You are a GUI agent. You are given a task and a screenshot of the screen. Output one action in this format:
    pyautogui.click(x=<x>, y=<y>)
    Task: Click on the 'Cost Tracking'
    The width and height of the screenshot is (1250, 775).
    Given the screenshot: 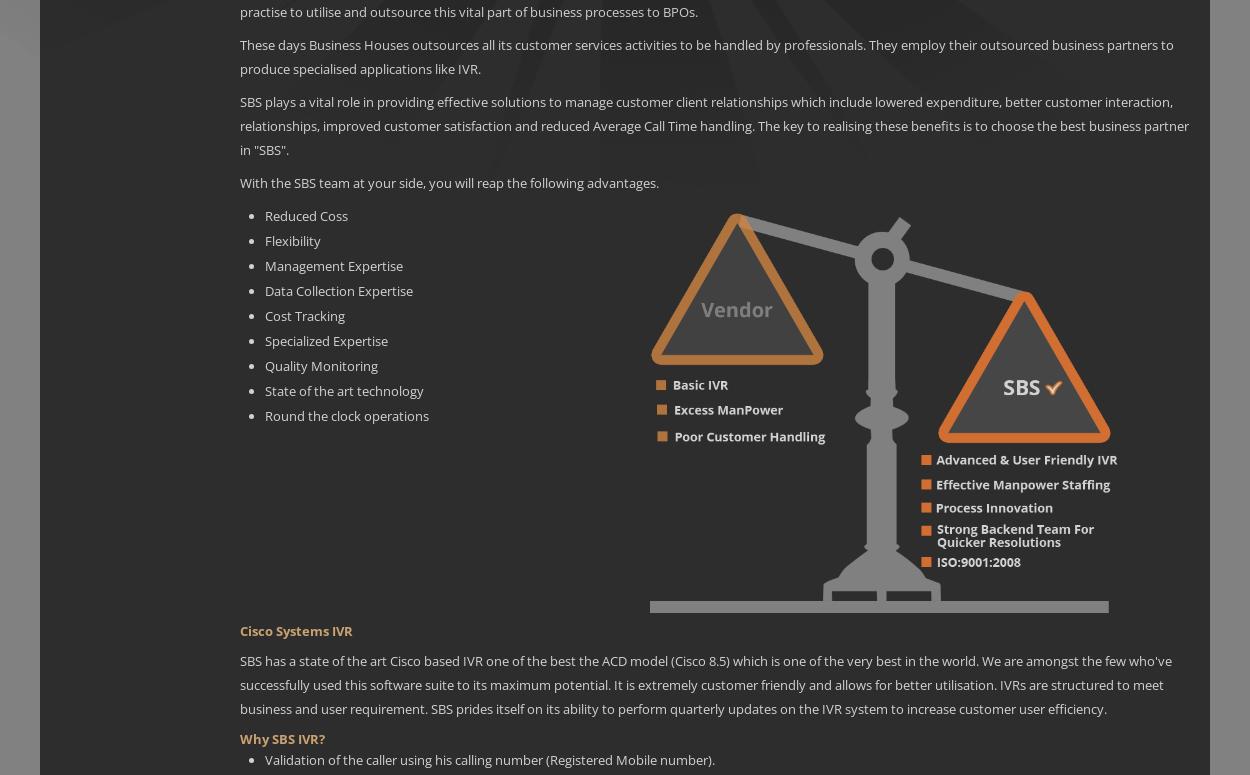 What is the action you would take?
    pyautogui.click(x=305, y=314)
    